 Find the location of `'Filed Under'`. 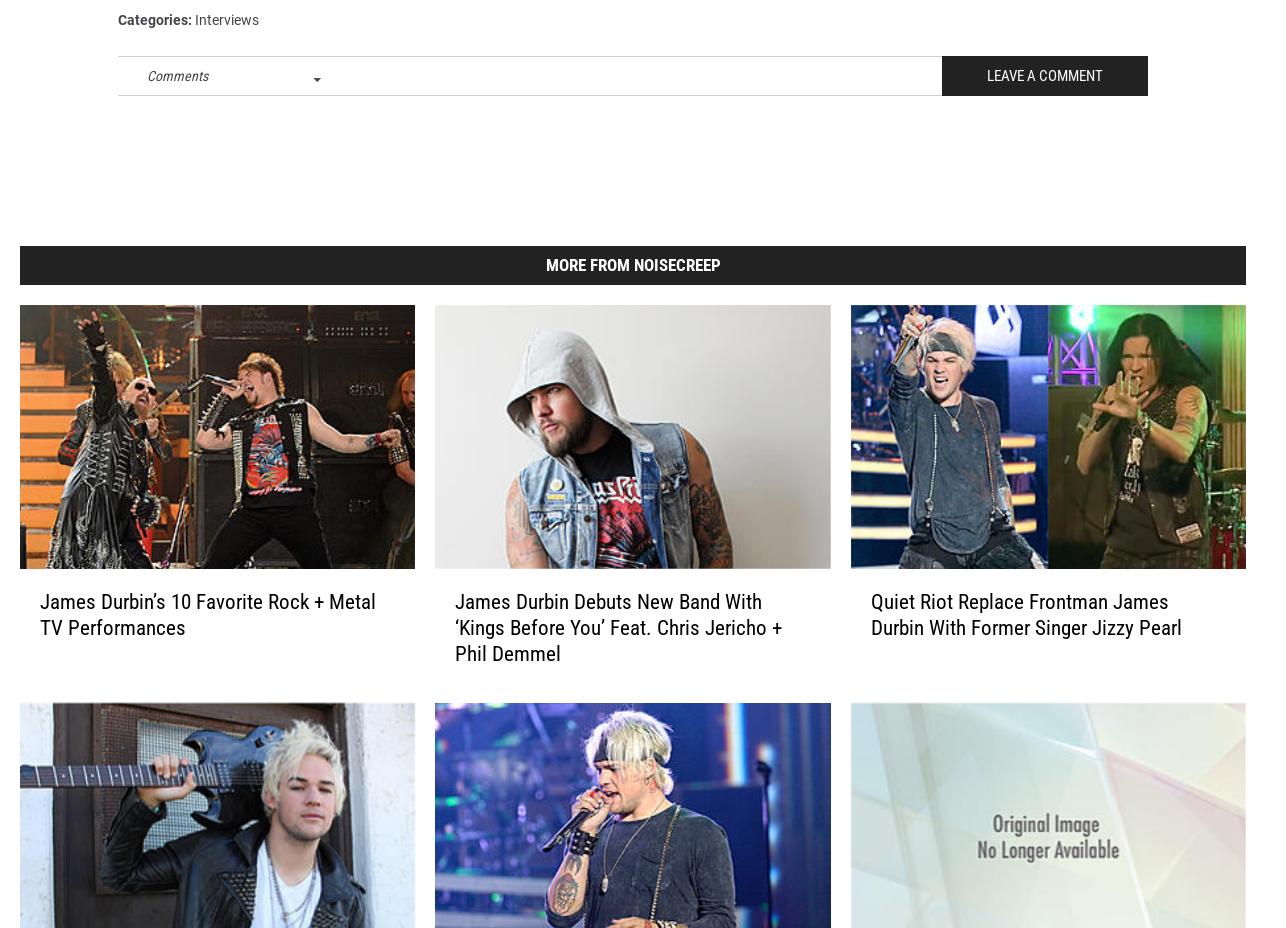

'Filed Under' is located at coordinates (154, 18).